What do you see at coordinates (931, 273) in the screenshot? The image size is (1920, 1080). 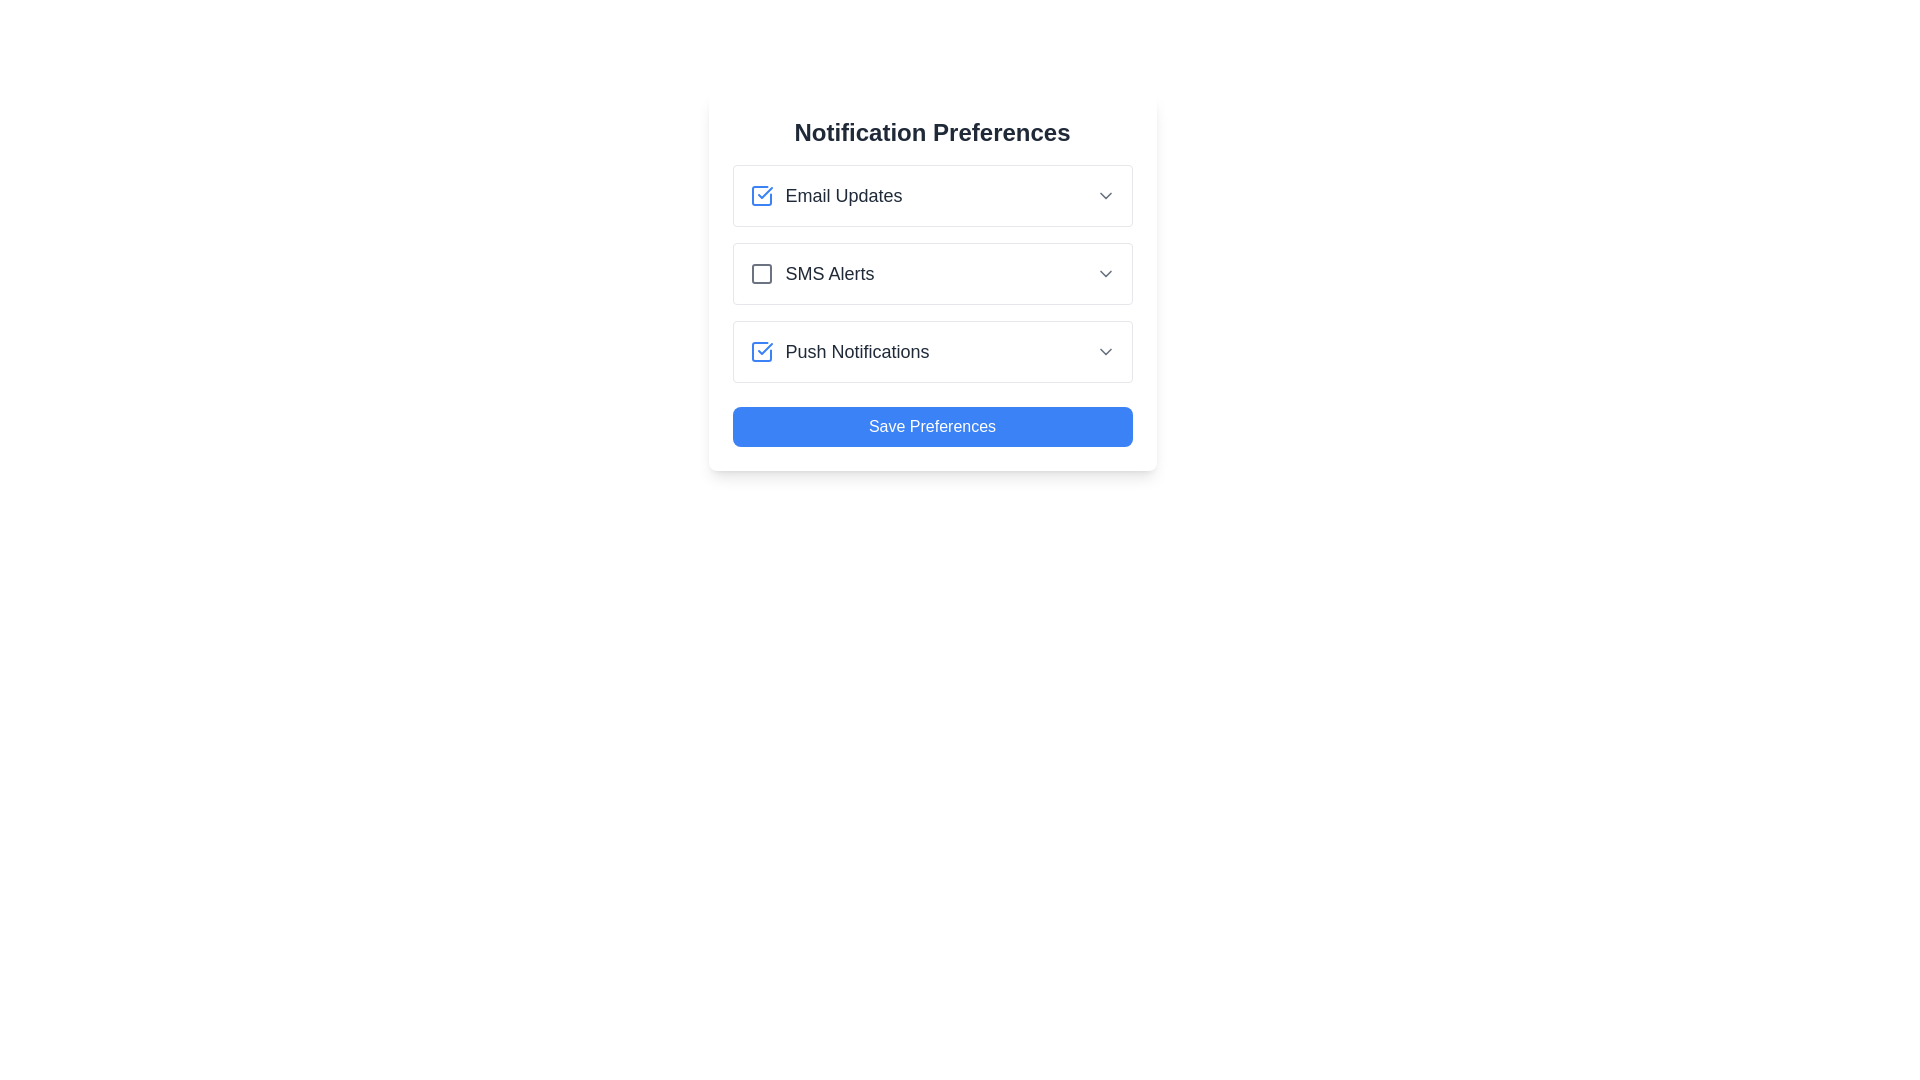 I see `the dropdown of the 'SMS Alerts' List Item with Checkbox and Dropdown to view additional options` at bounding box center [931, 273].